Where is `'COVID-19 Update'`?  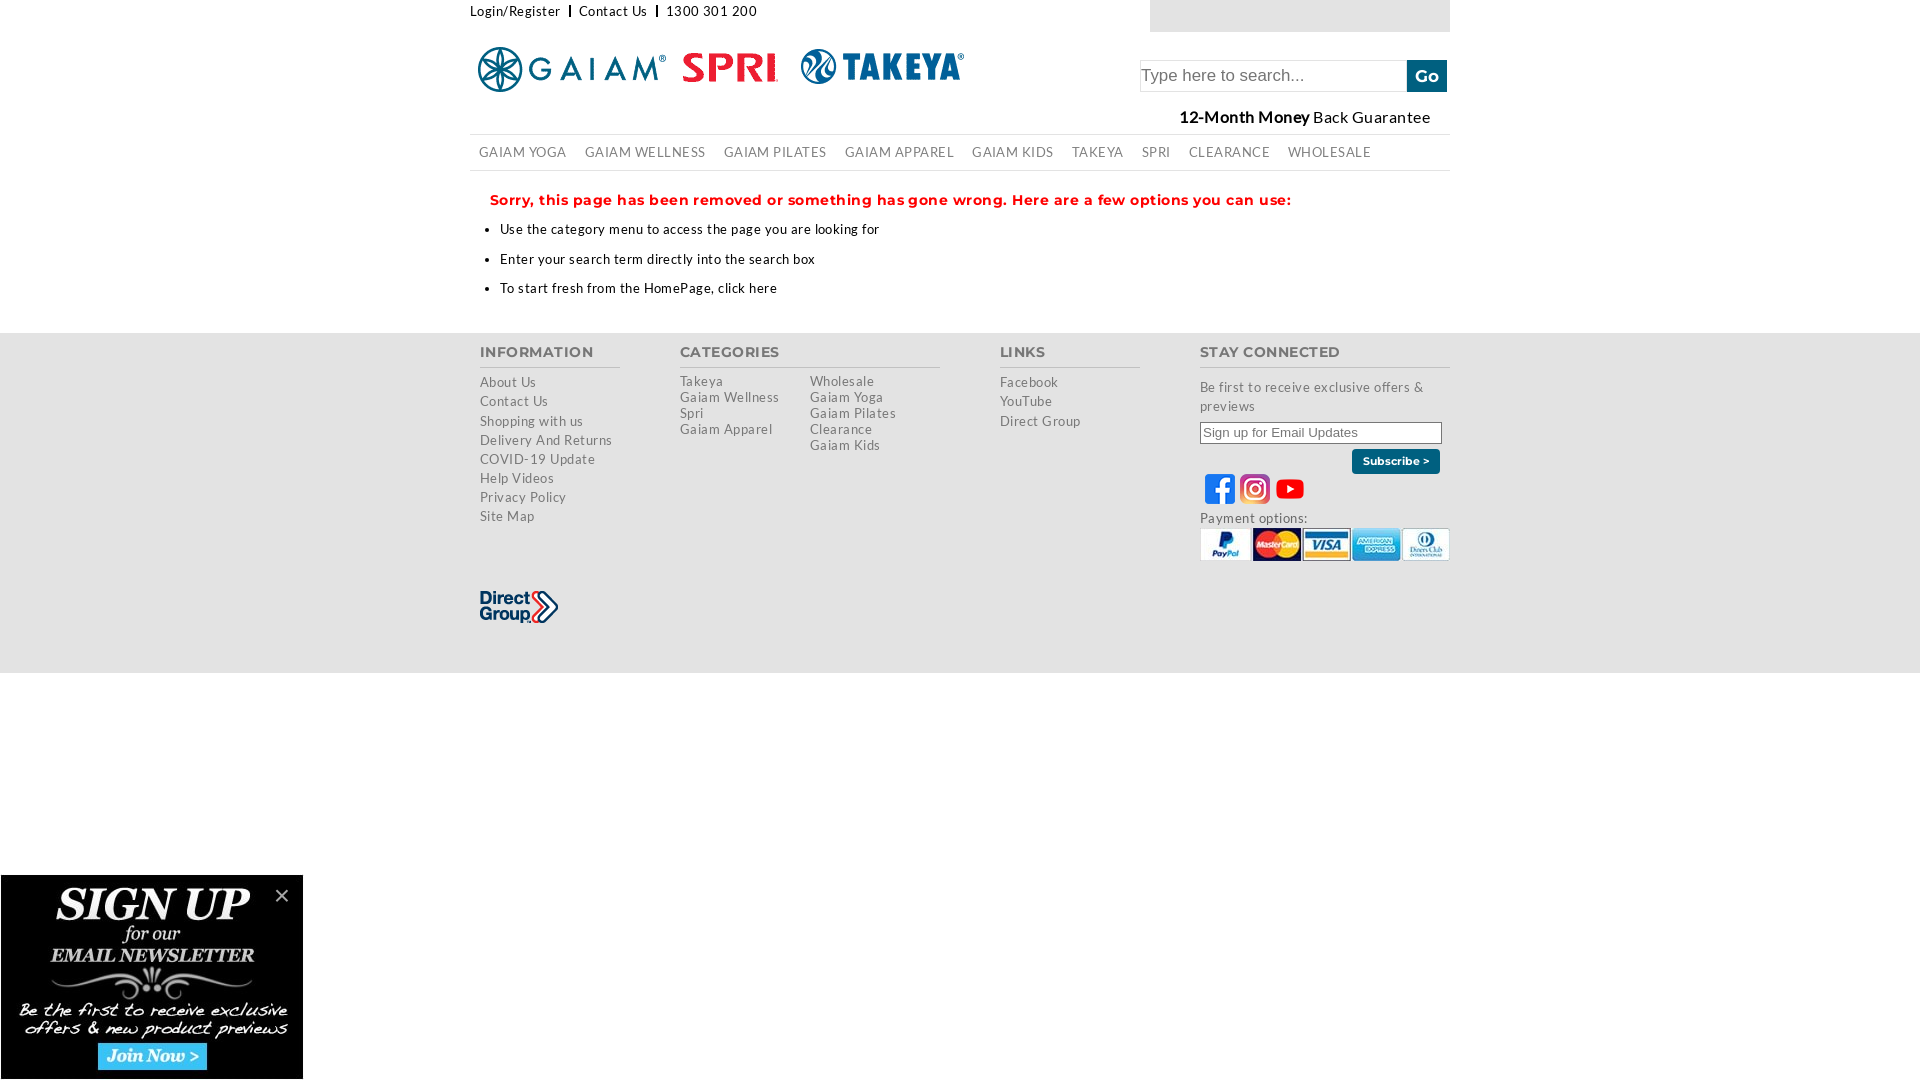
'COVID-19 Update' is located at coordinates (537, 459).